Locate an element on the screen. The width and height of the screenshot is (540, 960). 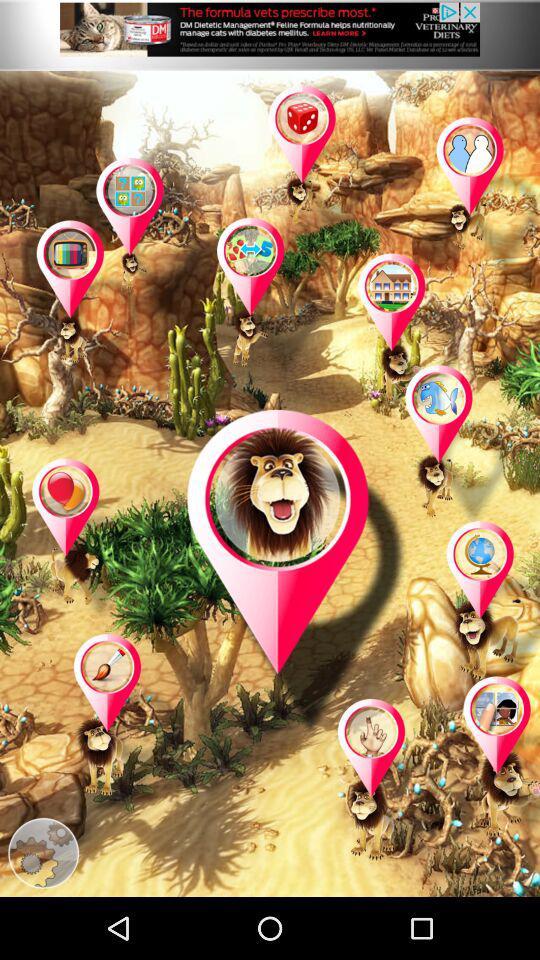
game page is located at coordinates (482, 199).